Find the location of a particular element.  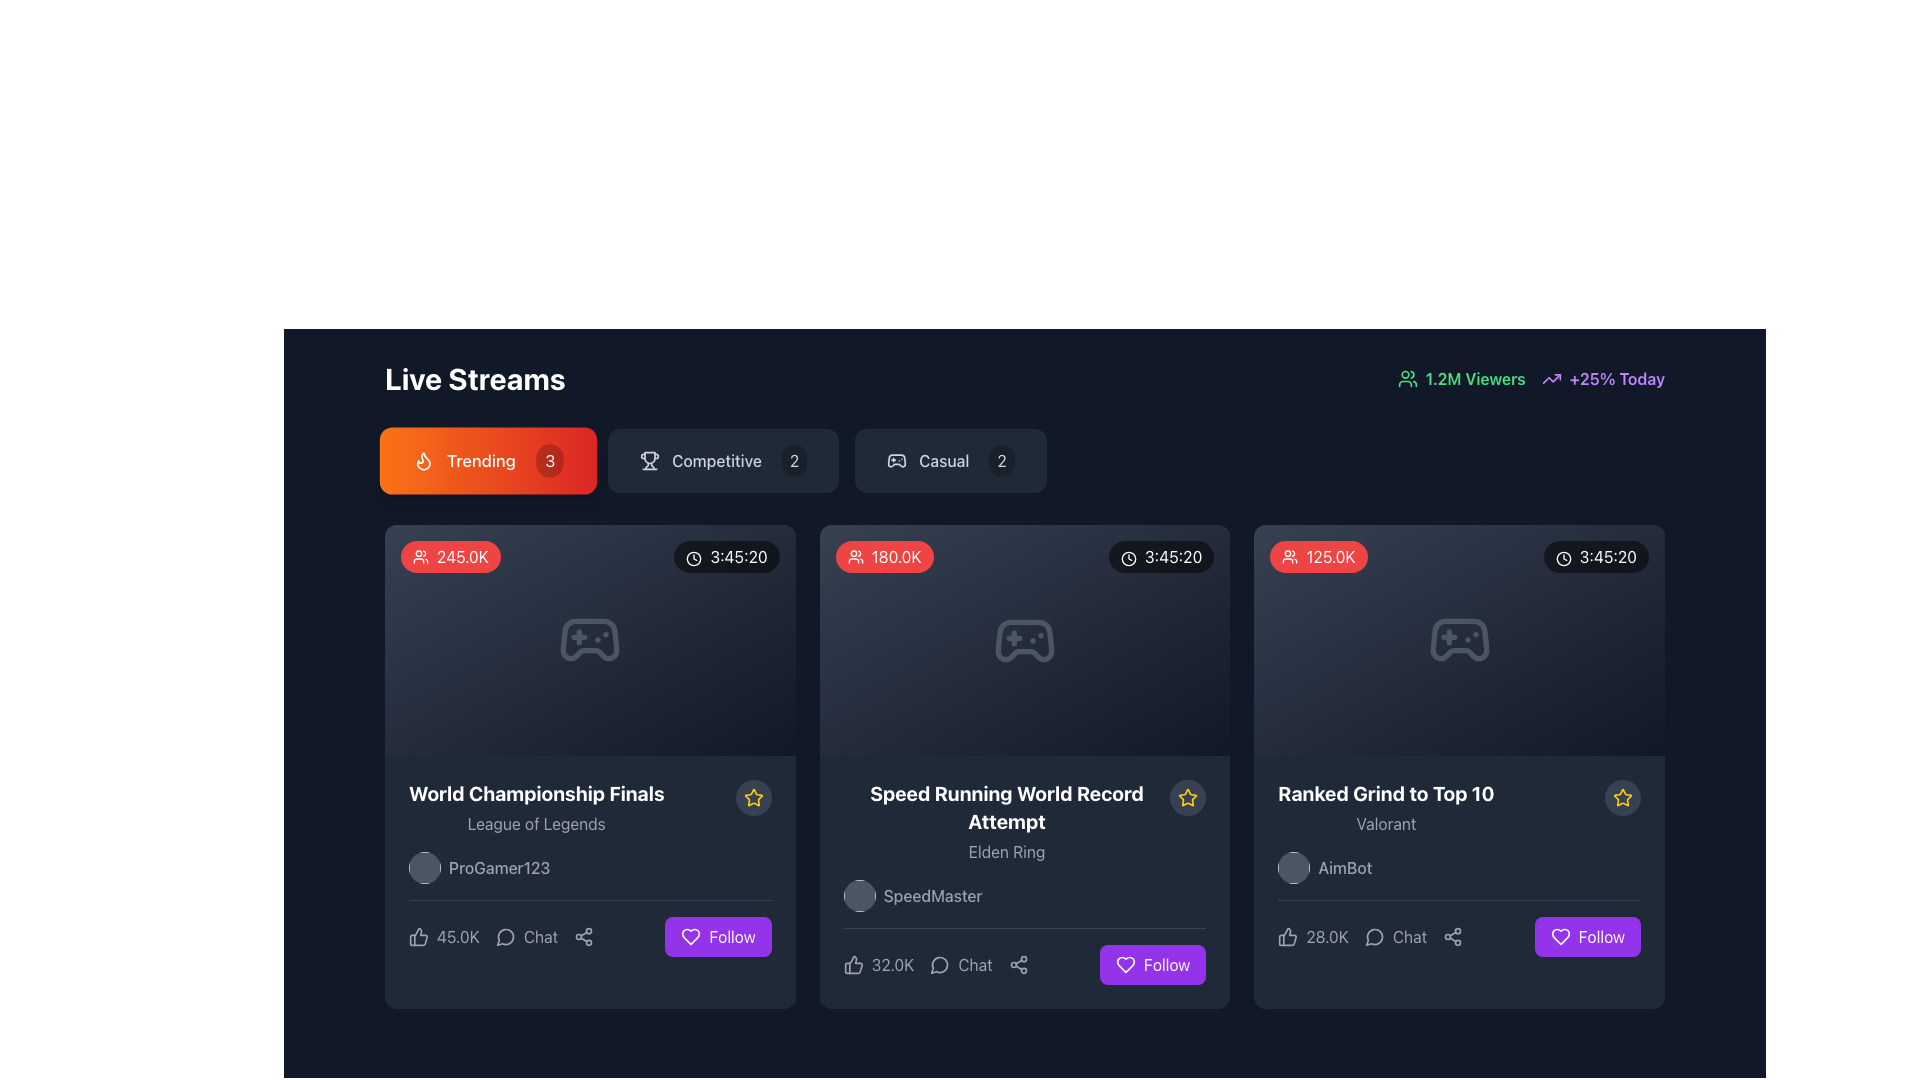

the 'Follow' text label within the button, which is styled with a bold white font on a vibrant purple background, located at the bottom-right corner of the second card in the grid is located at coordinates (1167, 963).